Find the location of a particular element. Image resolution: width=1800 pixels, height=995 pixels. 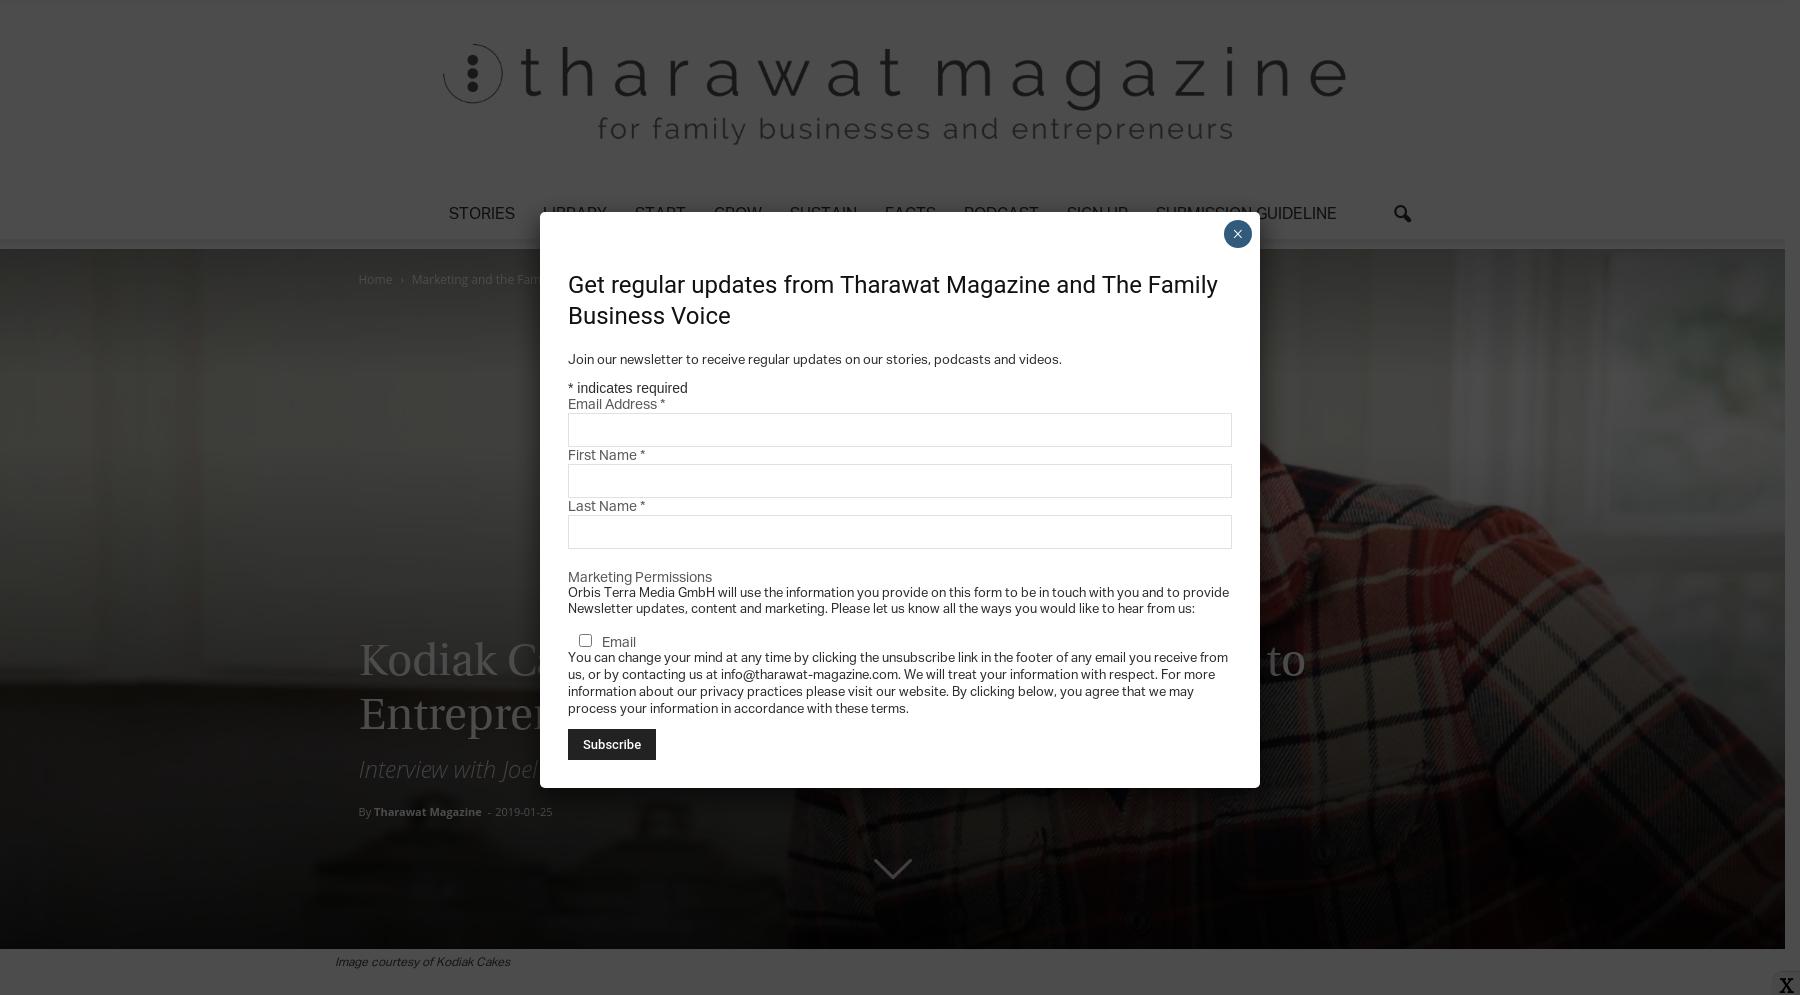

'Orbis Terra Media GmbH will use the information you provide on this form to be in touch with you and to provide Newsletter updates, content and marketing. Please let us know all the ways you would like to hear from us:' is located at coordinates (898, 599).